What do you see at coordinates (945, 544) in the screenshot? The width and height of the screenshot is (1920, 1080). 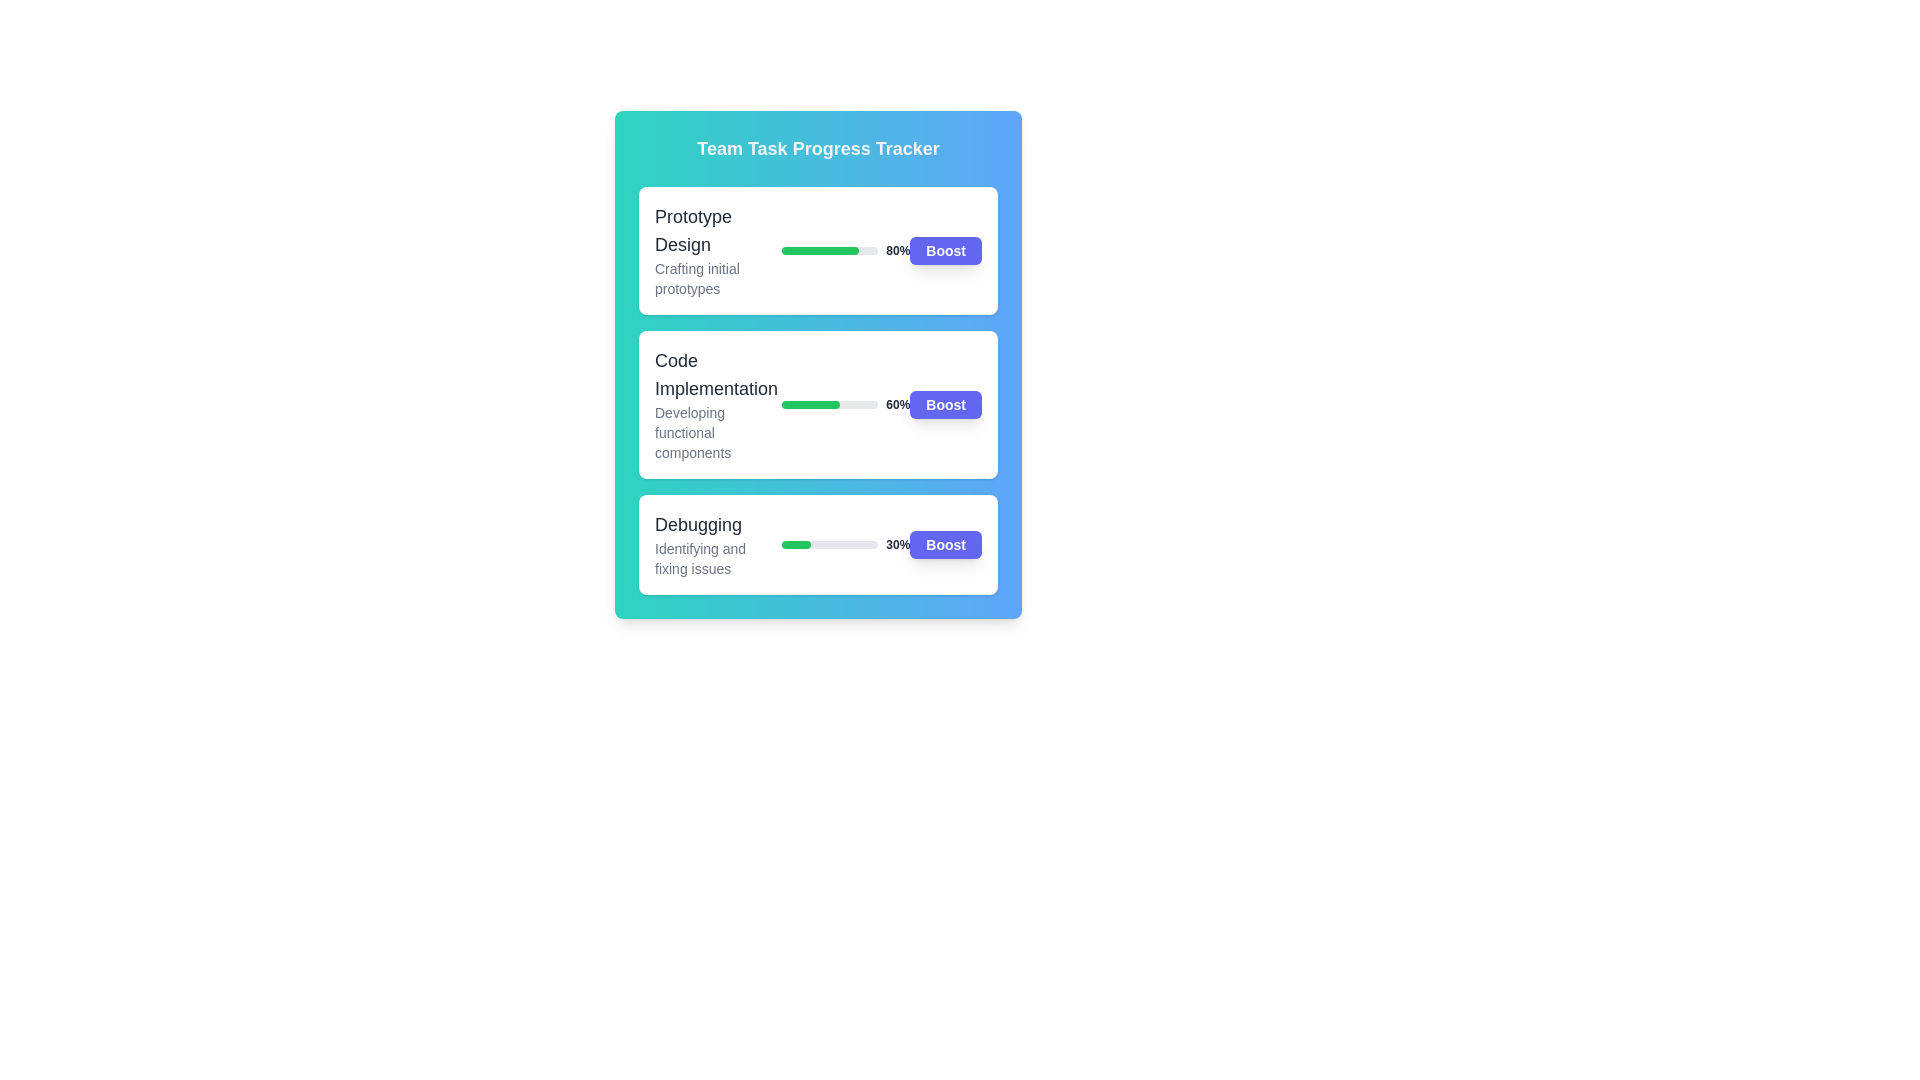 I see `the 'Boost' button, which is a purple button with white text, located at the far right of the debugging task panel` at bounding box center [945, 544].